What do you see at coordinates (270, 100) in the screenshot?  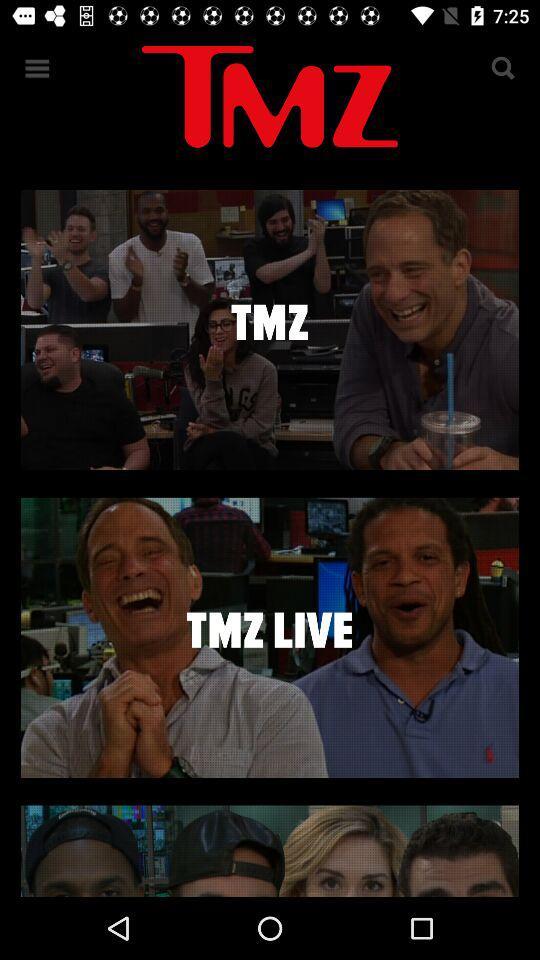 I see `home` at bounding box center [270, 100].